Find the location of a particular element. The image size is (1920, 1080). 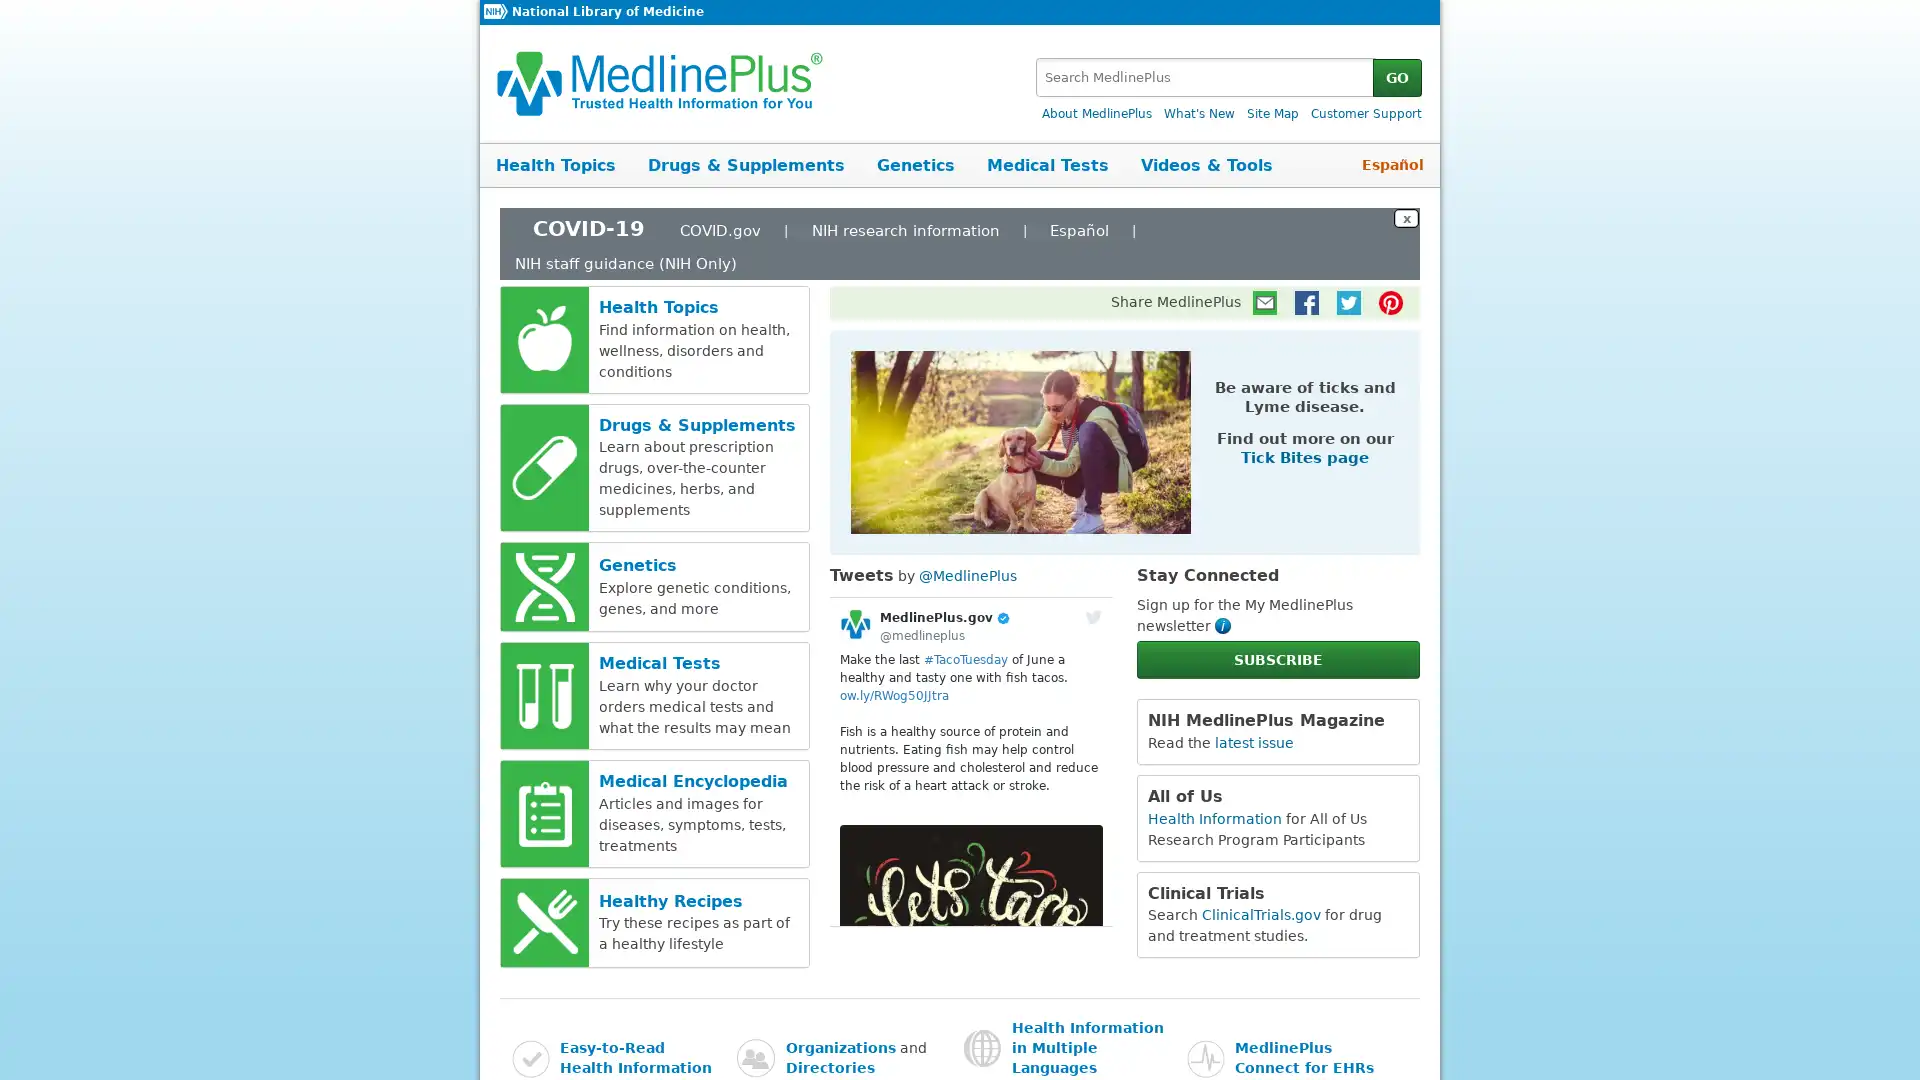

GO is located at coordinates (1396, 76).